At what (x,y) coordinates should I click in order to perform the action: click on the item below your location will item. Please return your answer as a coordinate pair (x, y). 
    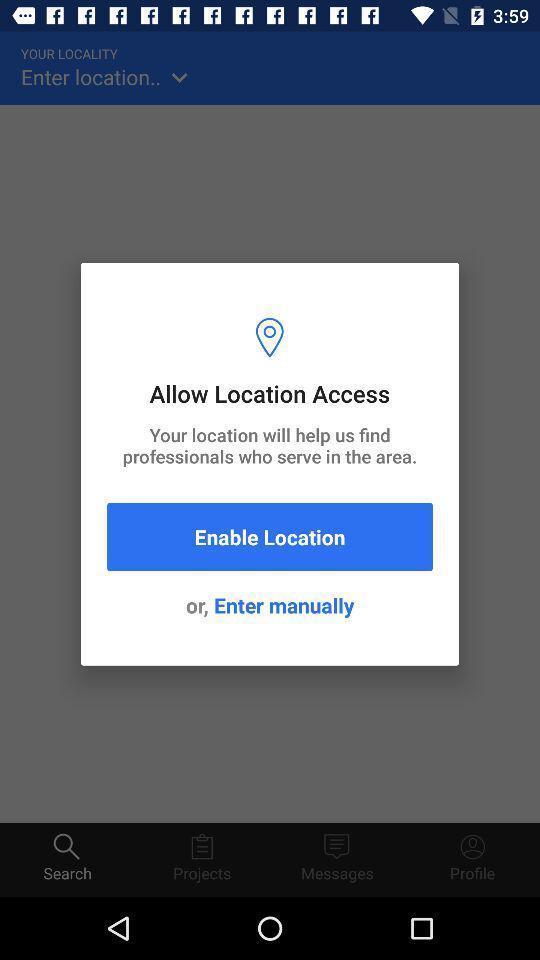
    Looking at the image, I should click on (270, 536).